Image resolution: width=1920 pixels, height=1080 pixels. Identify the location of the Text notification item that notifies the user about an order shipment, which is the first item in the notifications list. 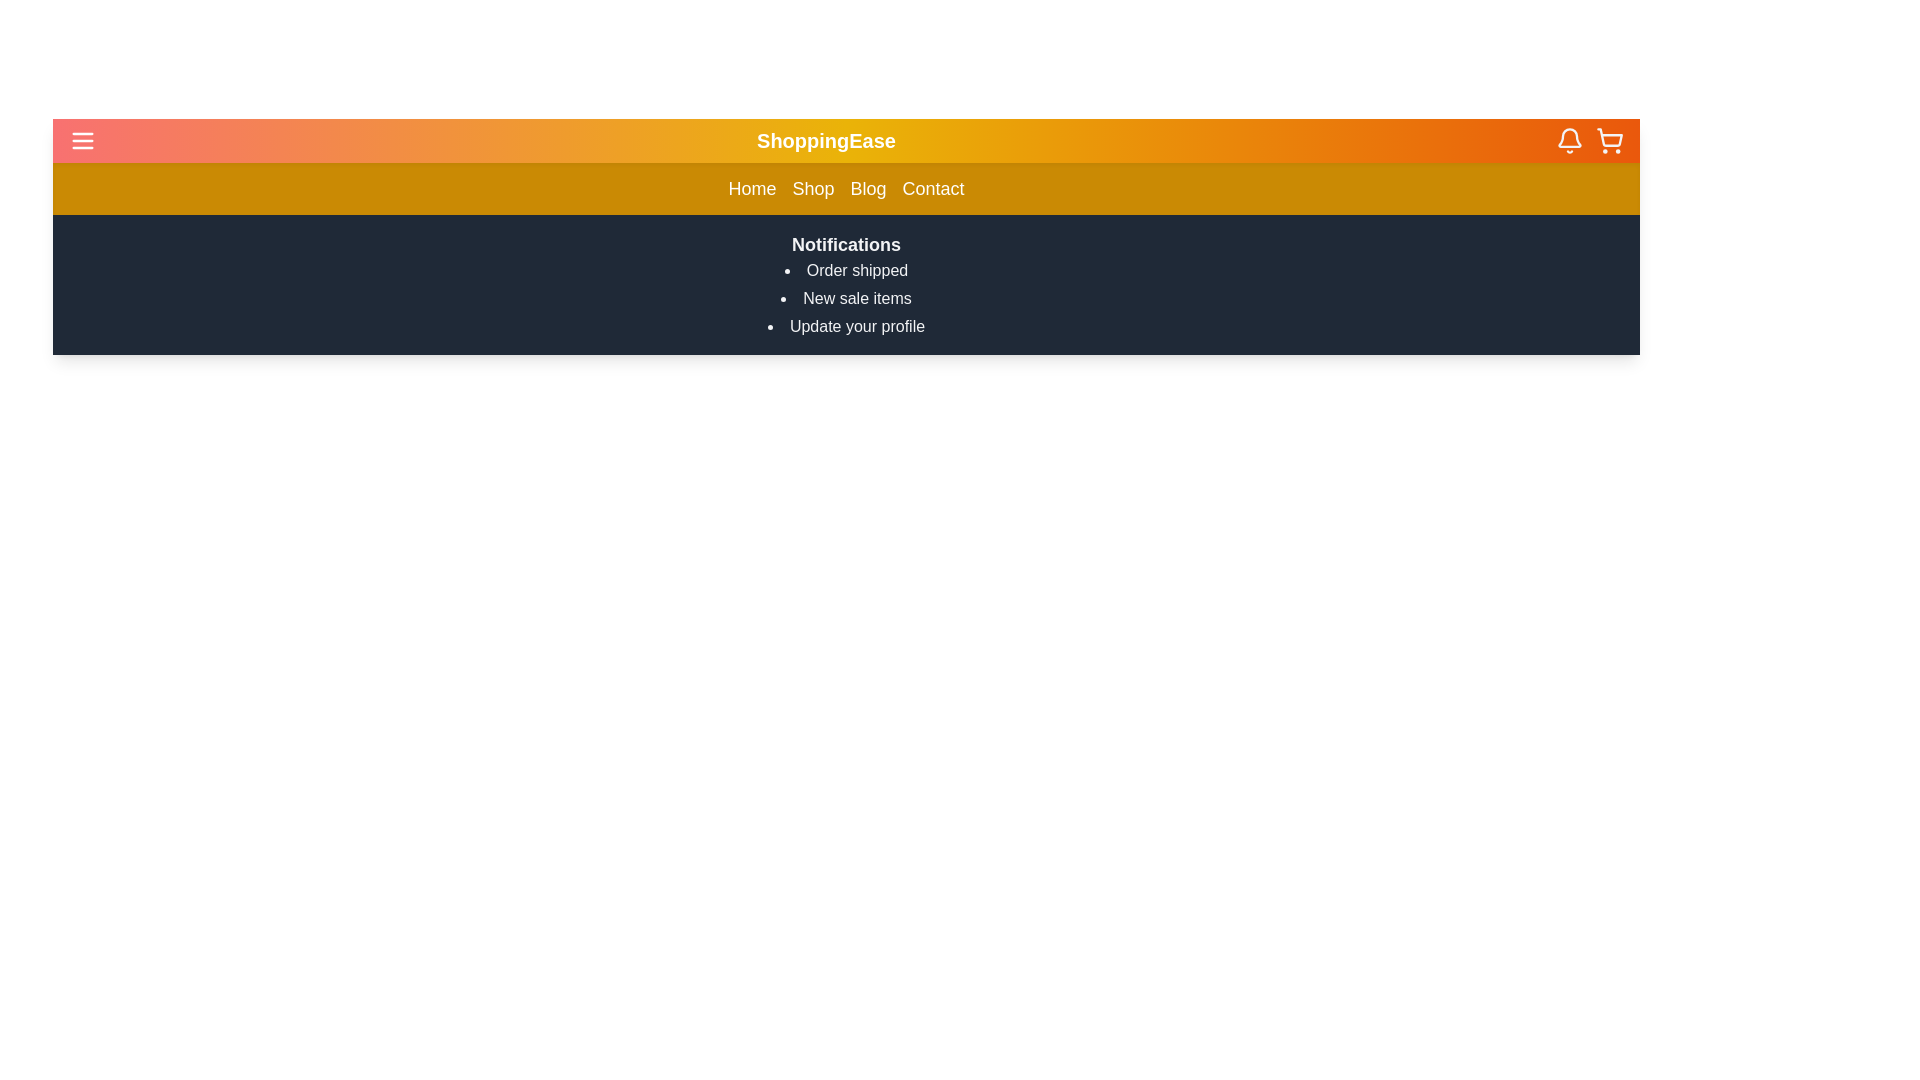
(846, 270).